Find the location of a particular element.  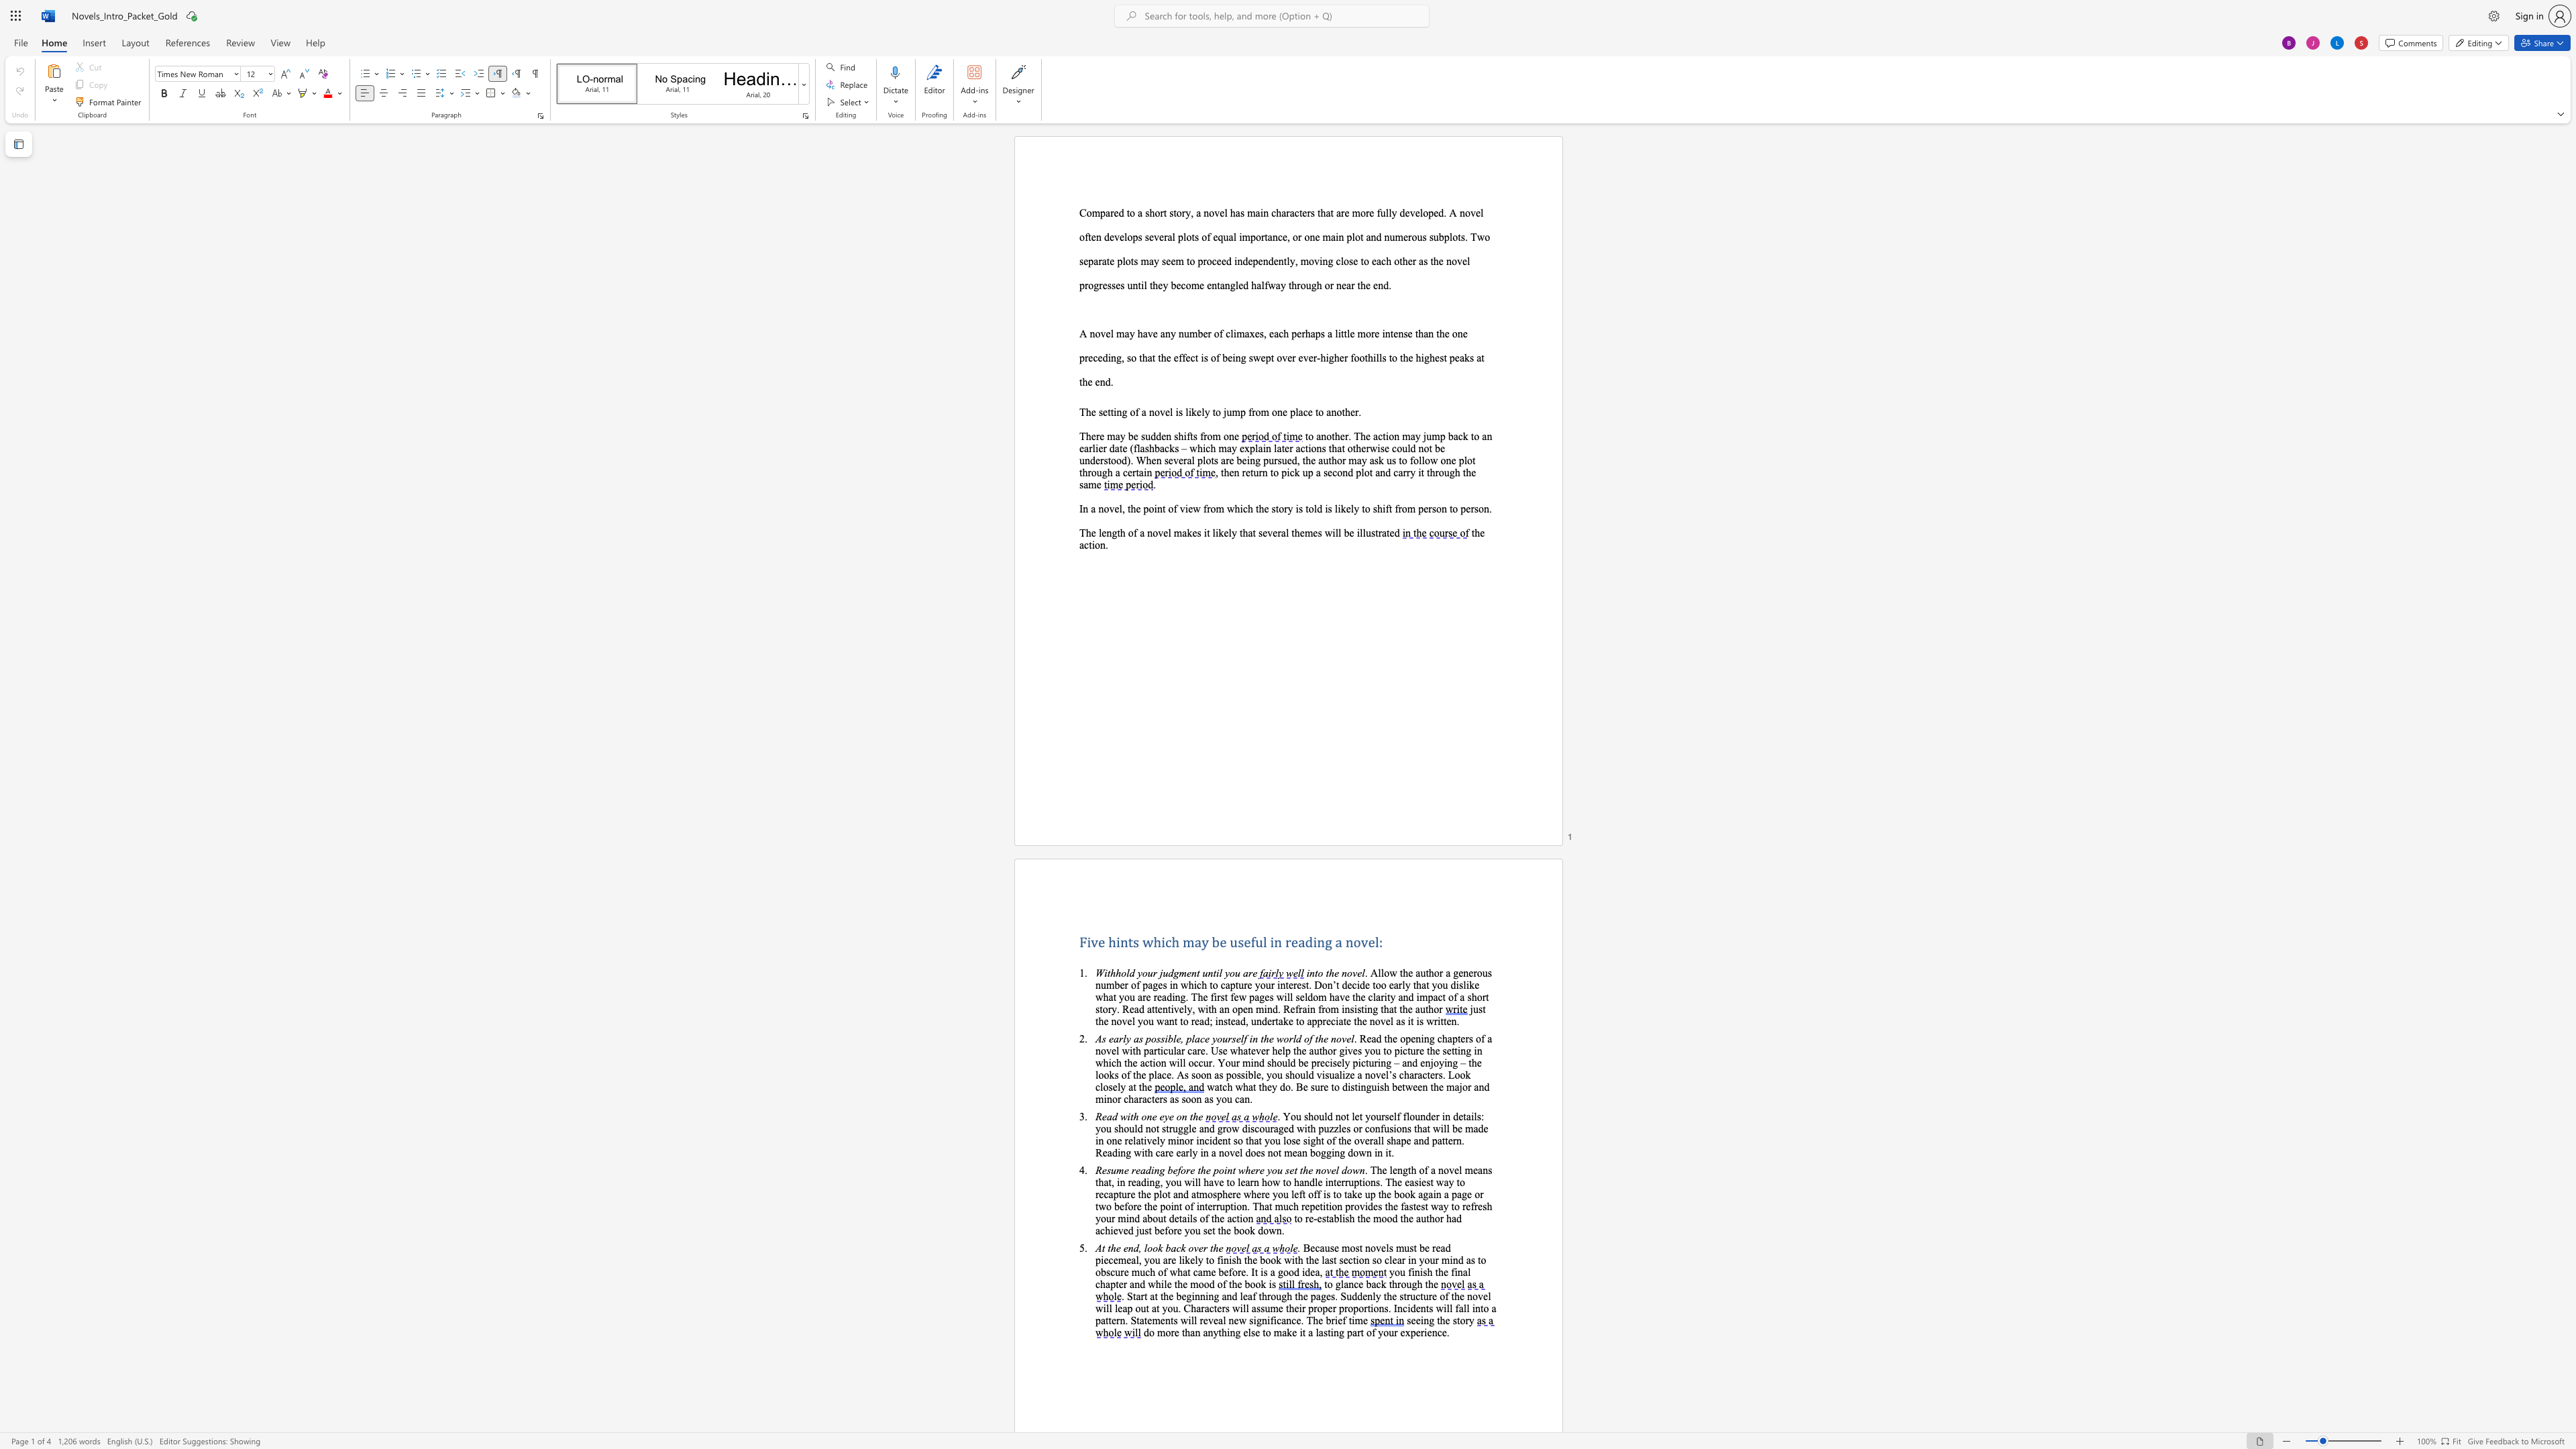

the 3th character "t" in the text is located at coordinates (1175, 1020).